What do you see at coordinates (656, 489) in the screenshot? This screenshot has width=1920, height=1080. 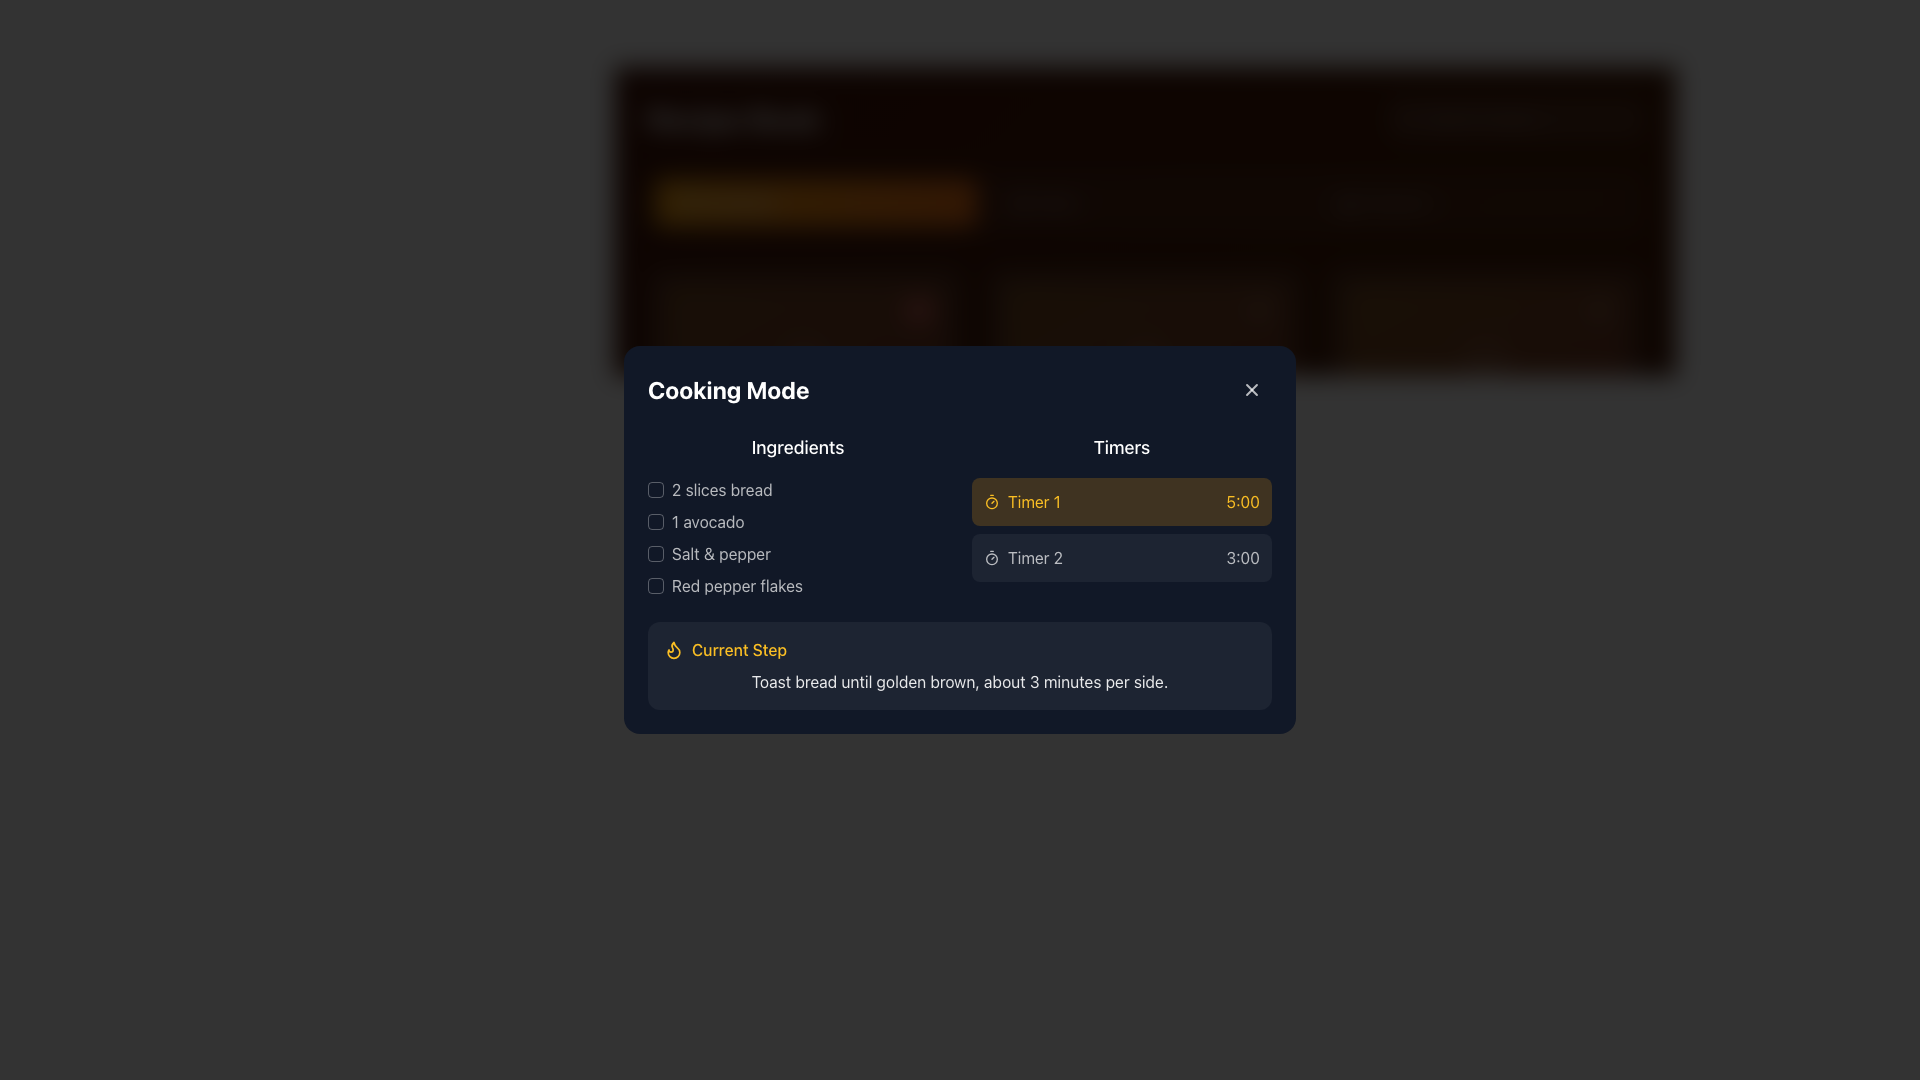 I see `the first checkbox for '2 slices bread' in the ingredients list` at bounding box center [656, 489].